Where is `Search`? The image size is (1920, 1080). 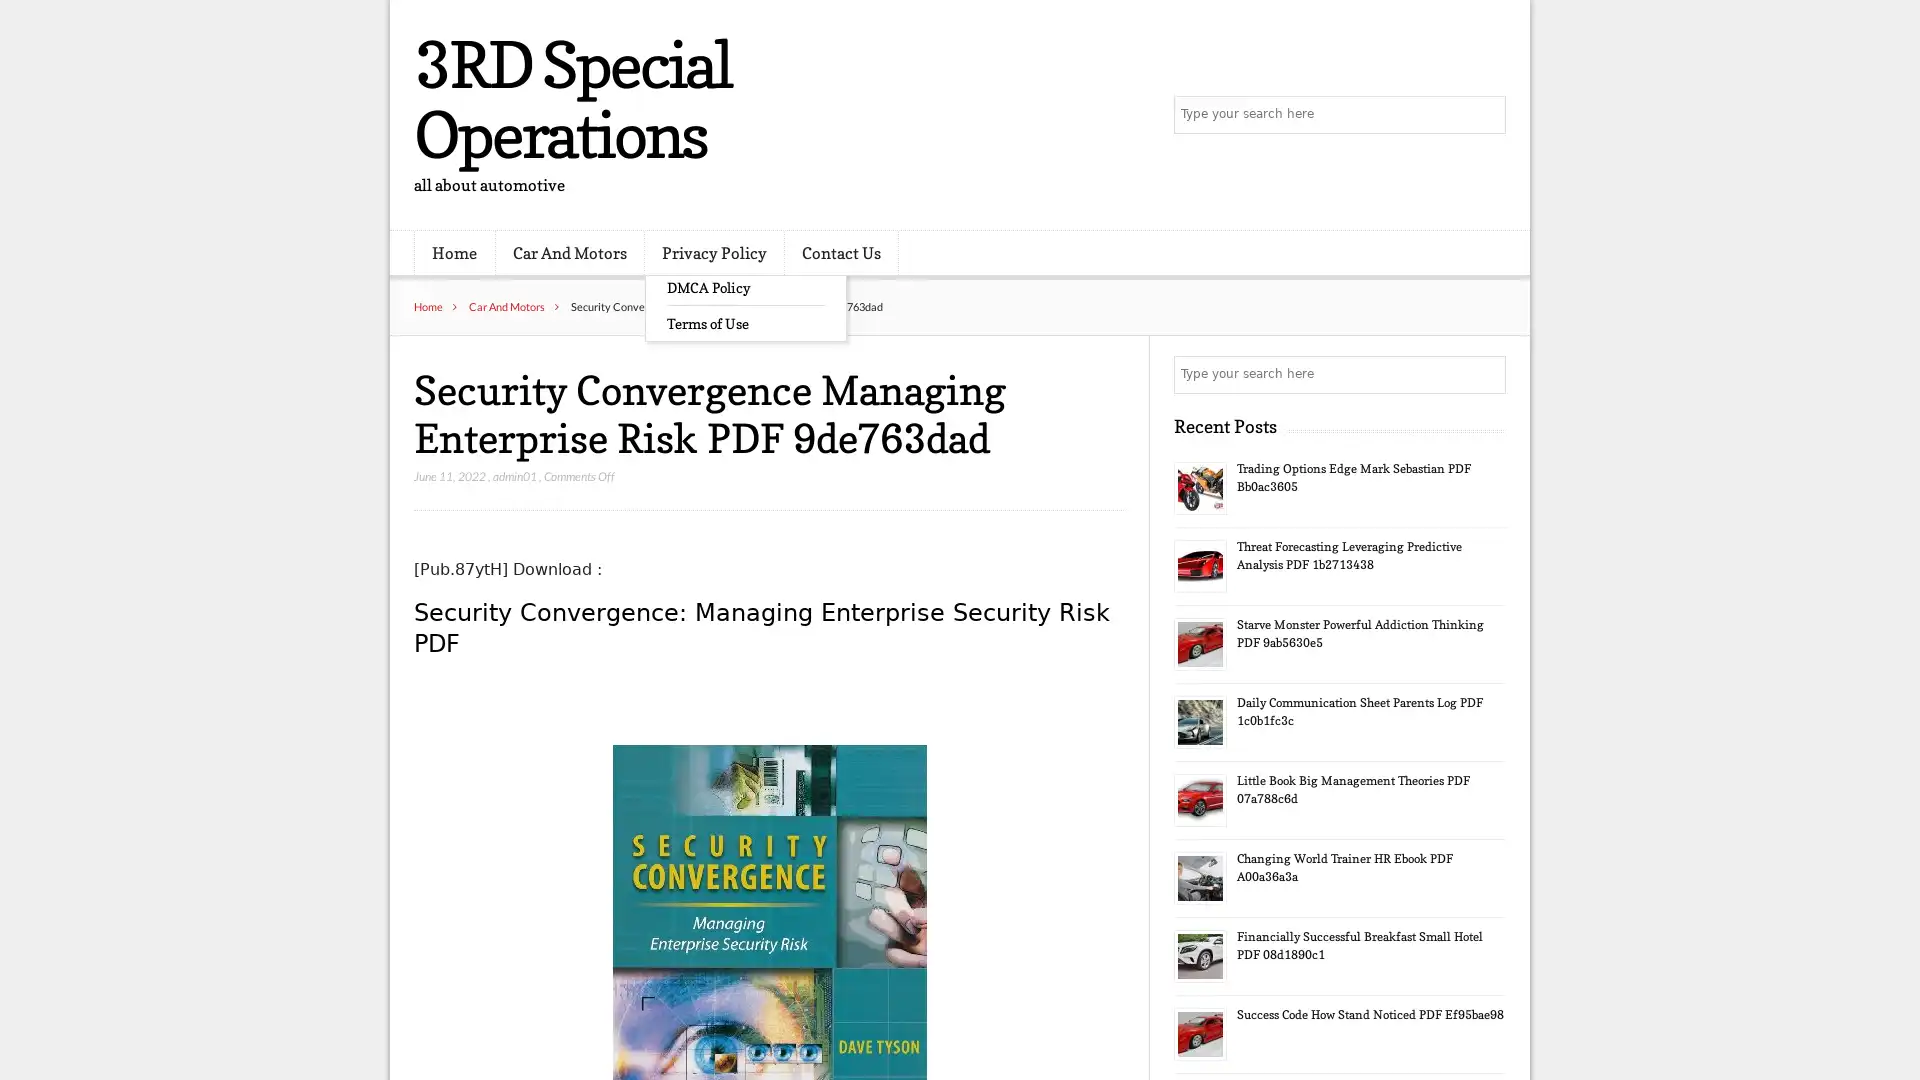 Search is located at coordinates (1485, 374).